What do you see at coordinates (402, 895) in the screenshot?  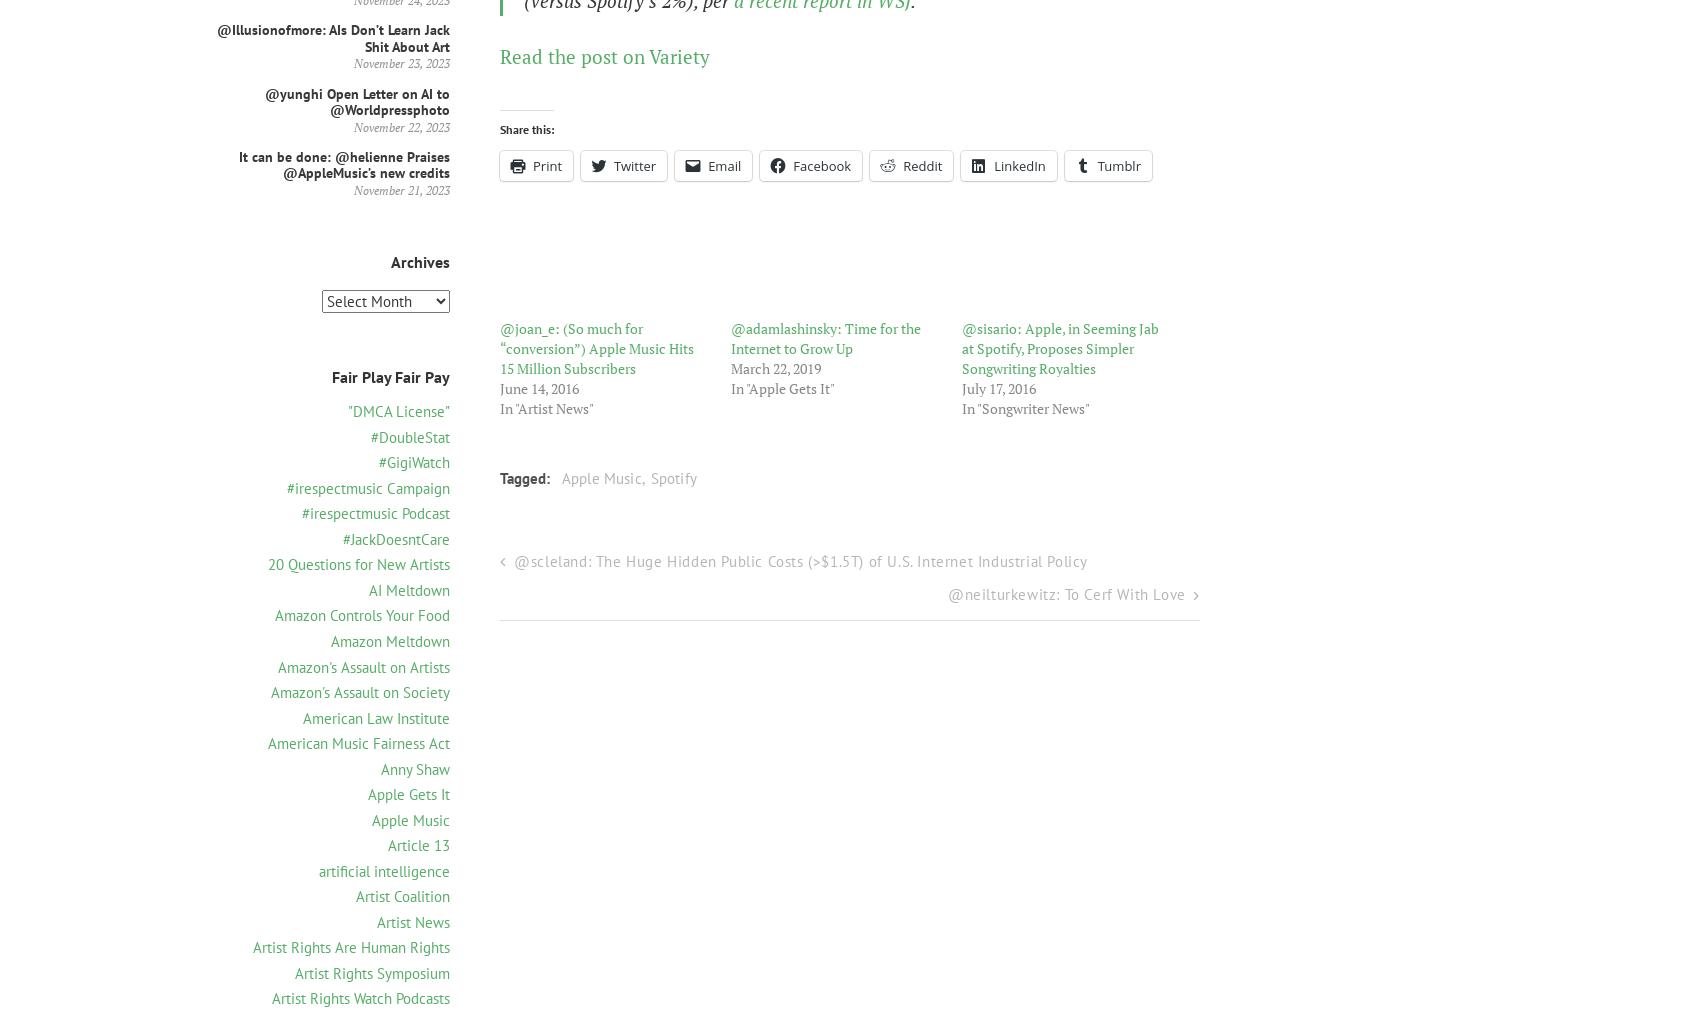 I see `'Artist Coalition'` at bounding box center [402, 895].